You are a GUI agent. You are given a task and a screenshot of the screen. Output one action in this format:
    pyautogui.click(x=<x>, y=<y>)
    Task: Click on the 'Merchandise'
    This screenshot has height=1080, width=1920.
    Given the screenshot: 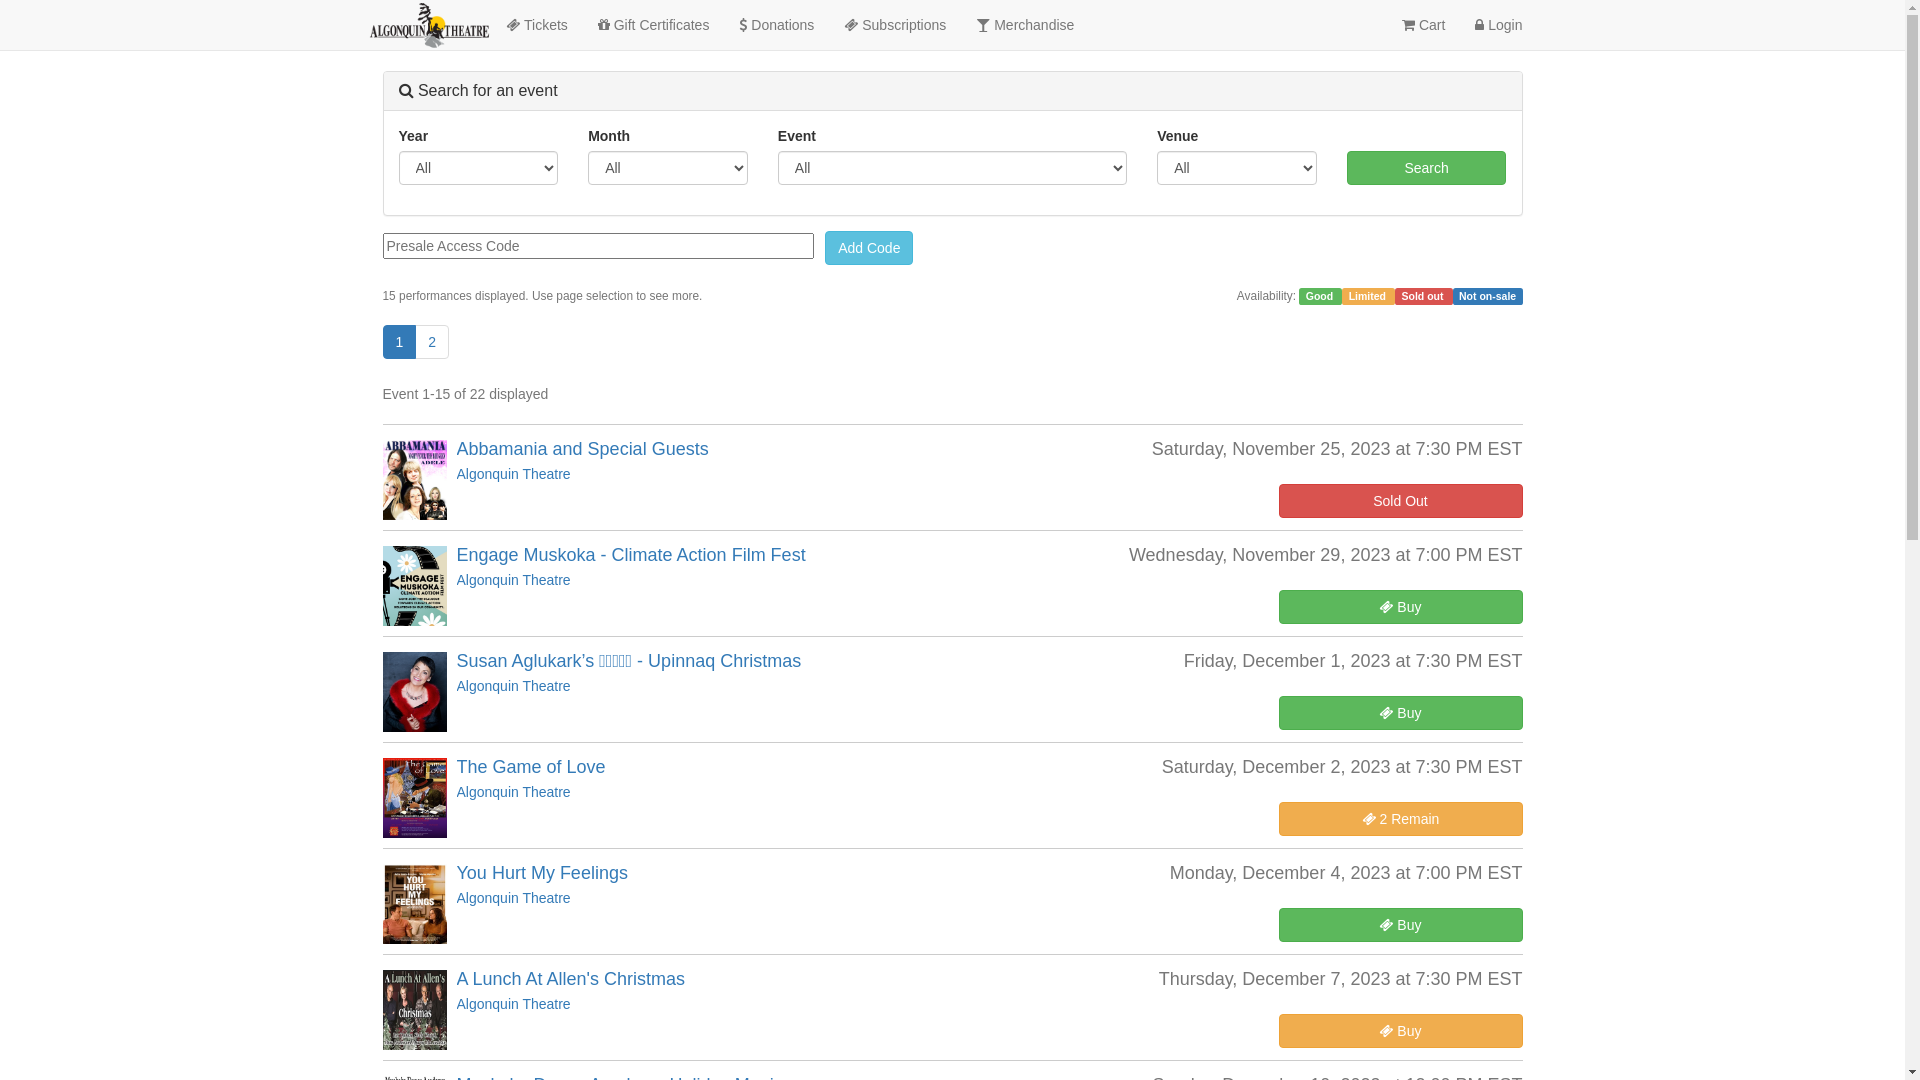 What is the action you would take?
    pyautogui.click(x=1025, y=24)
    